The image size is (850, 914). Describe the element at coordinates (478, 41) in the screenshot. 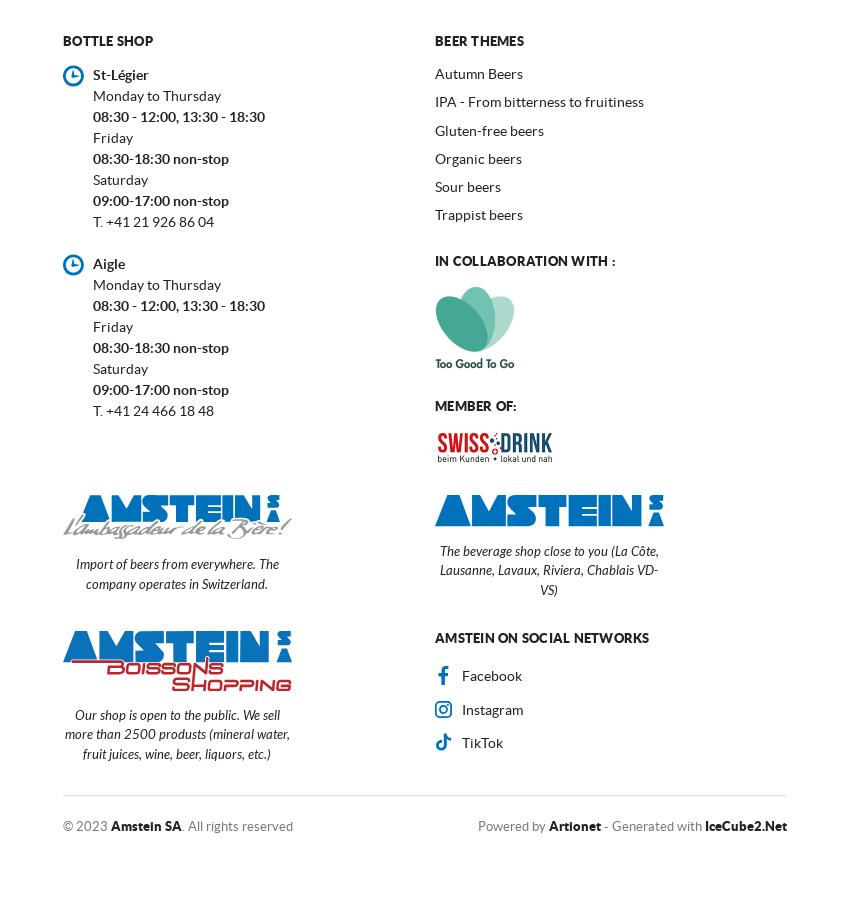

I see `'Beer themes'` at that location.